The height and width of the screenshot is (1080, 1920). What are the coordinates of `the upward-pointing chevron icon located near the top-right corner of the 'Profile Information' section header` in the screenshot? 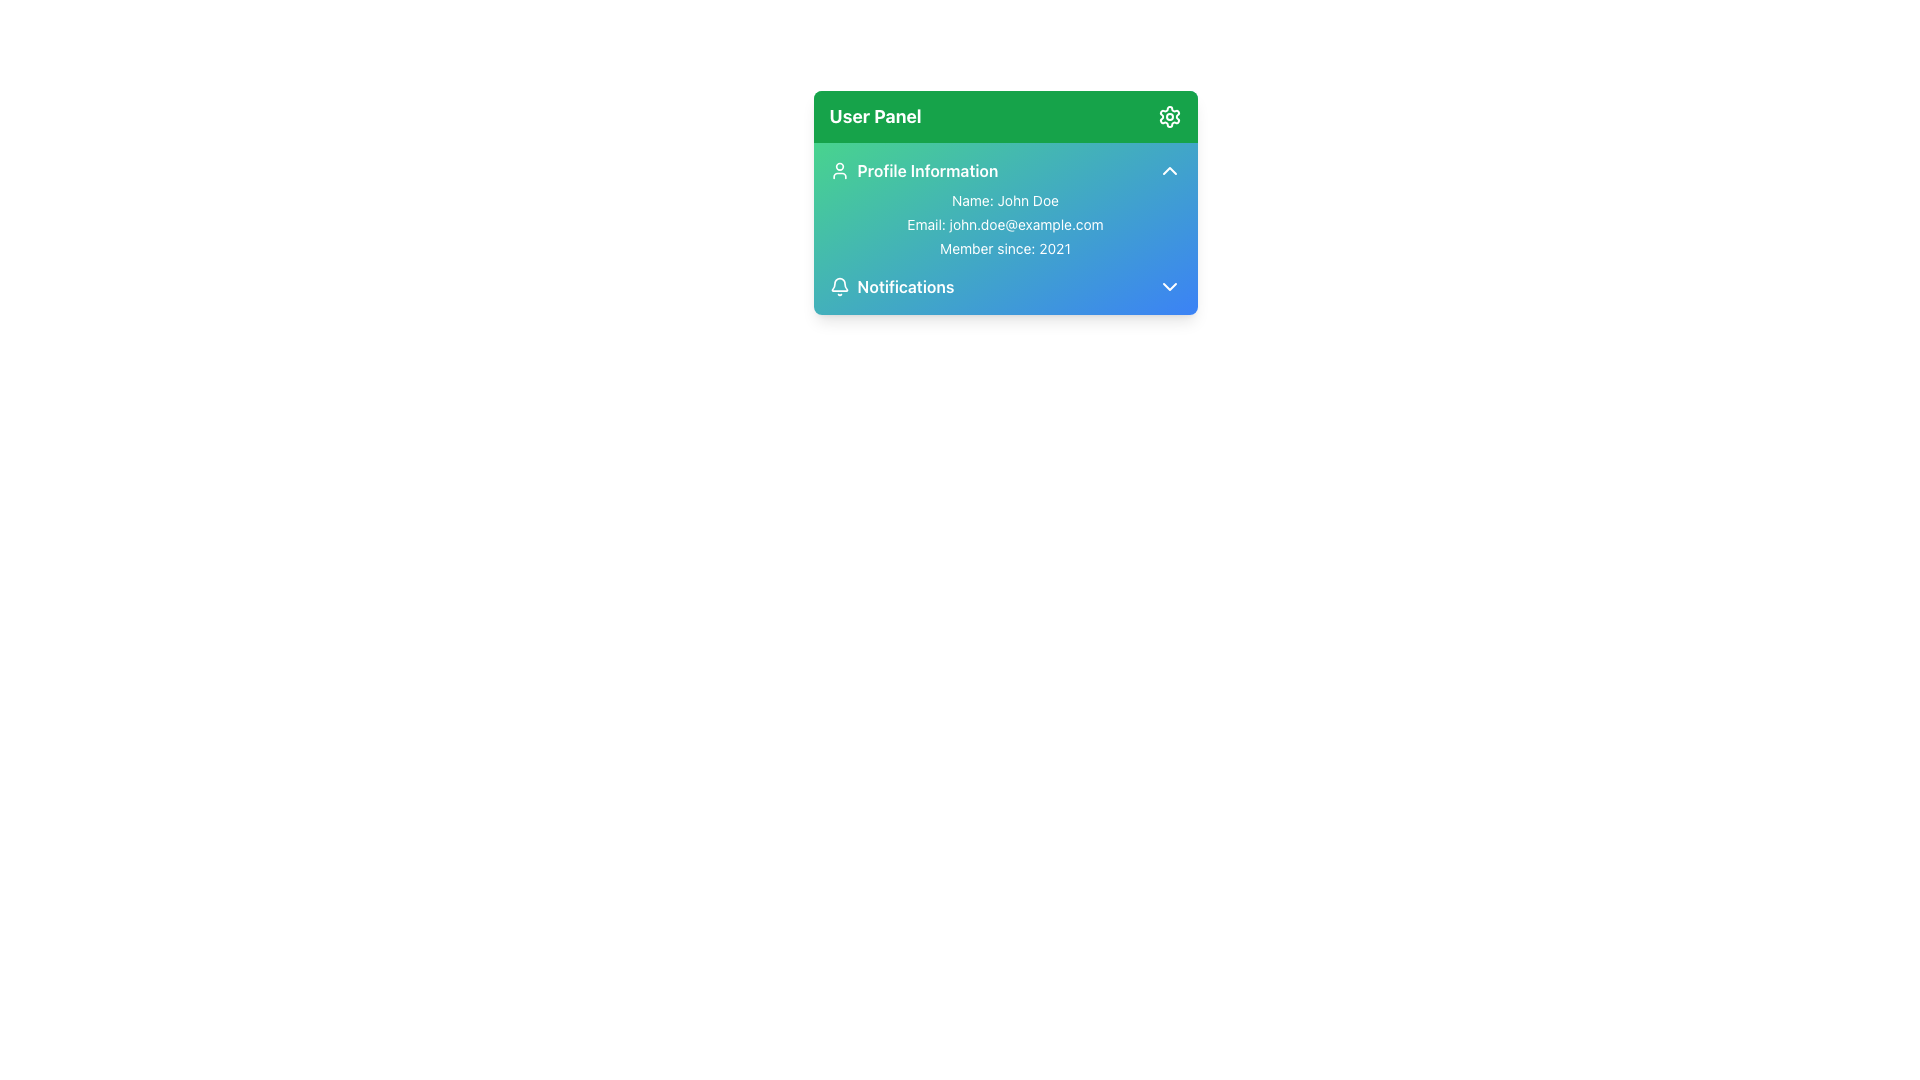 It's located at (1169, 169).